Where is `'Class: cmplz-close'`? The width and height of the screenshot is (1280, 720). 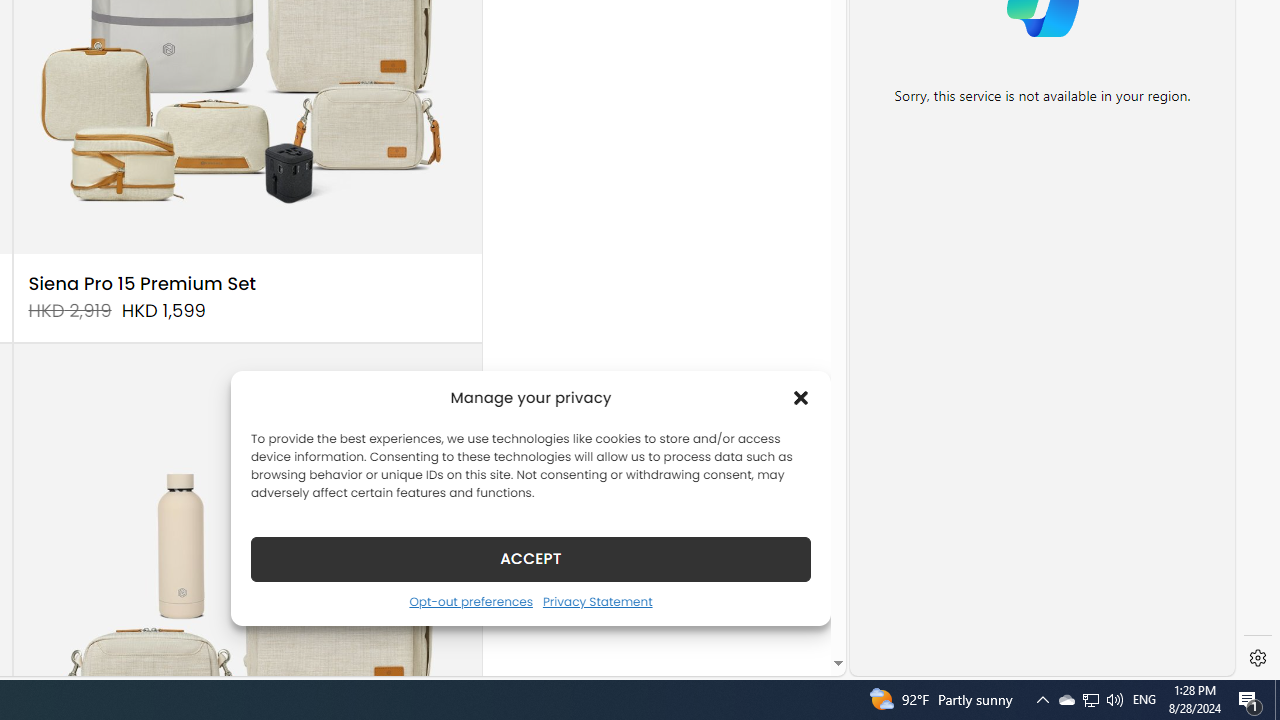 'Class: cmplz-close' is located at coordinates (801, 397).